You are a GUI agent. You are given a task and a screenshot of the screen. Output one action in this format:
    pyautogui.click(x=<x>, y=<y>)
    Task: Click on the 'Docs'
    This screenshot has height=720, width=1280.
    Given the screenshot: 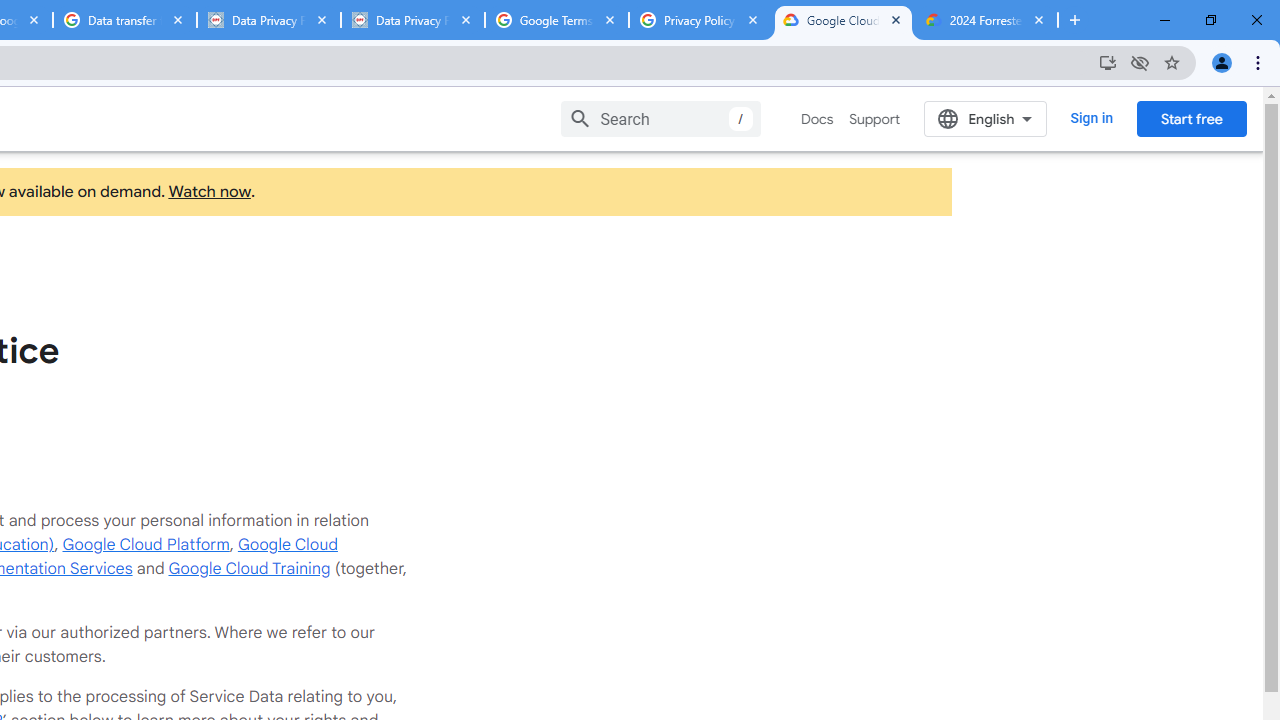 What is the action you would take?
    pyautogui.click(x=817, y=119)
    